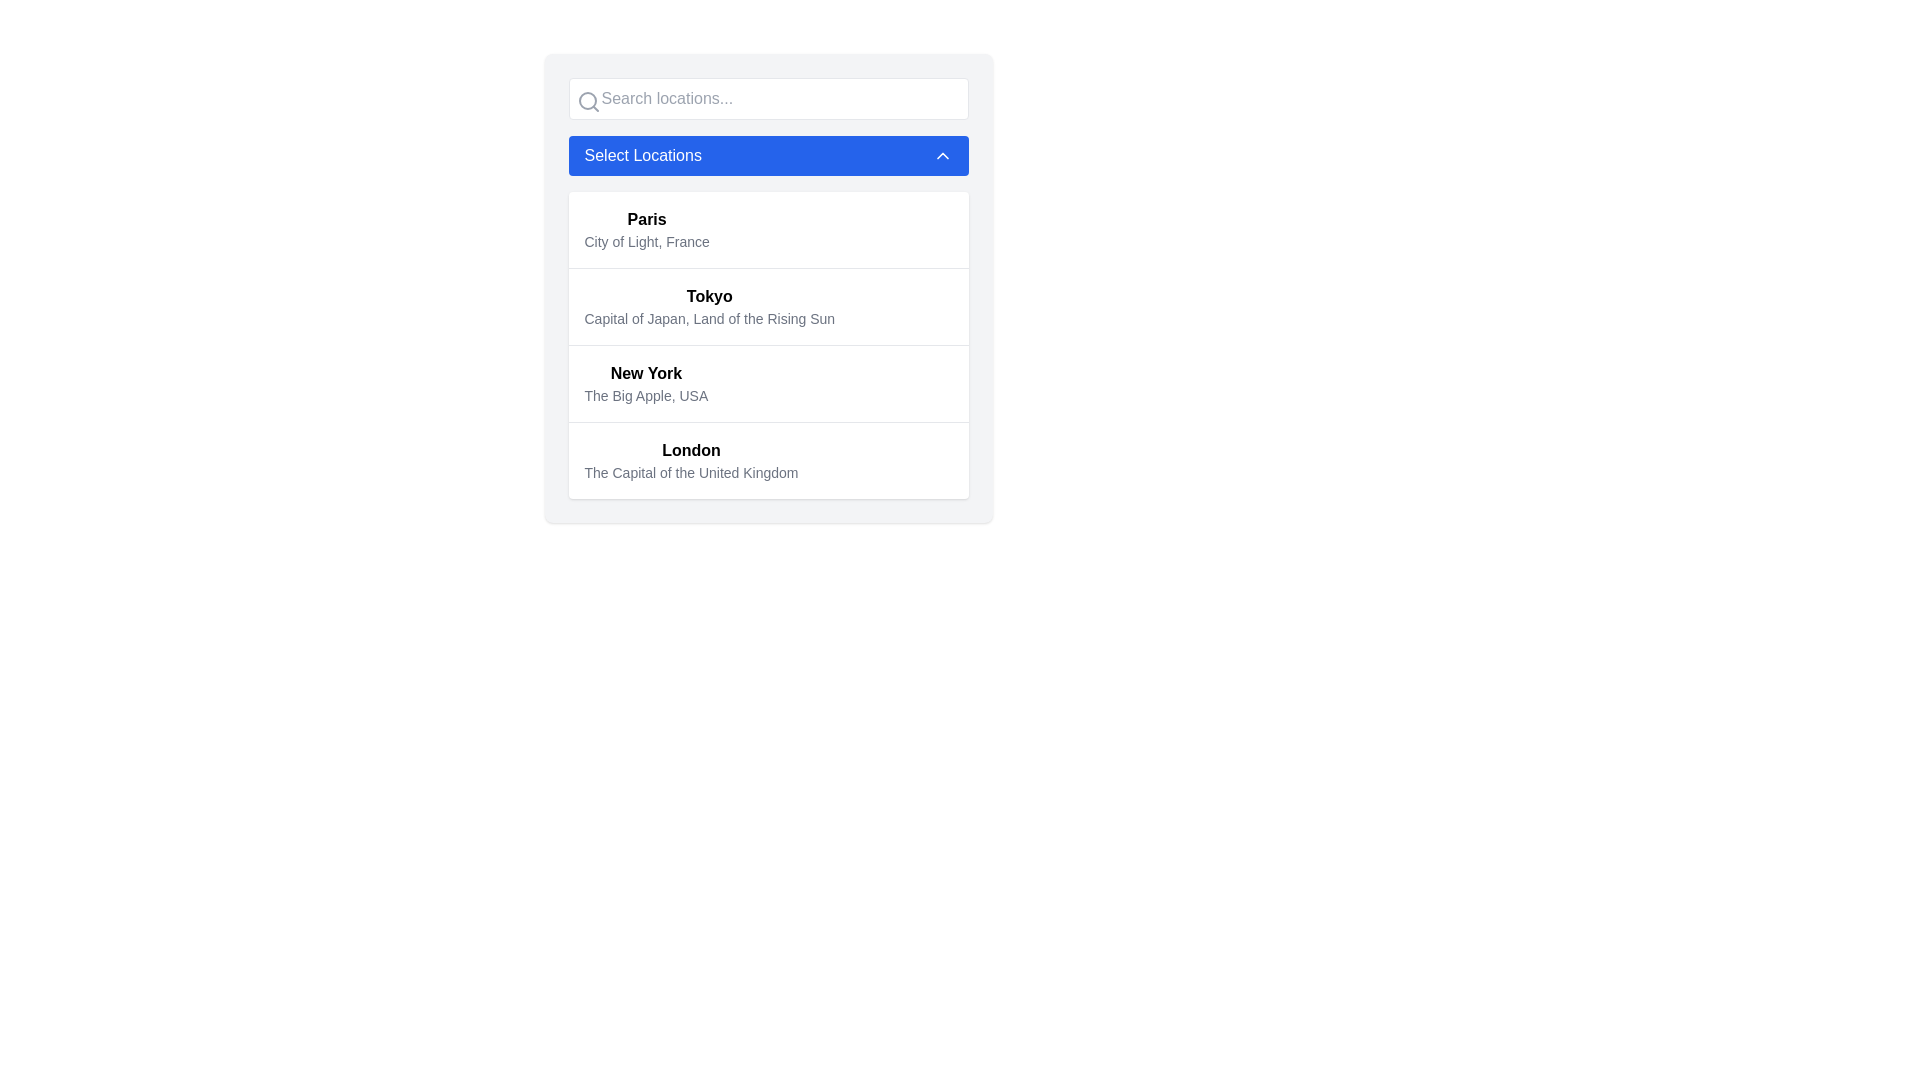  What do you see at coordinates (709, 318) in the screenshot?
I see `the text label displaying 'Capital of Japan, Land of the Rising Sun' located below the title 'Tokyo' in a card layout` at bounding box center [709, 318].